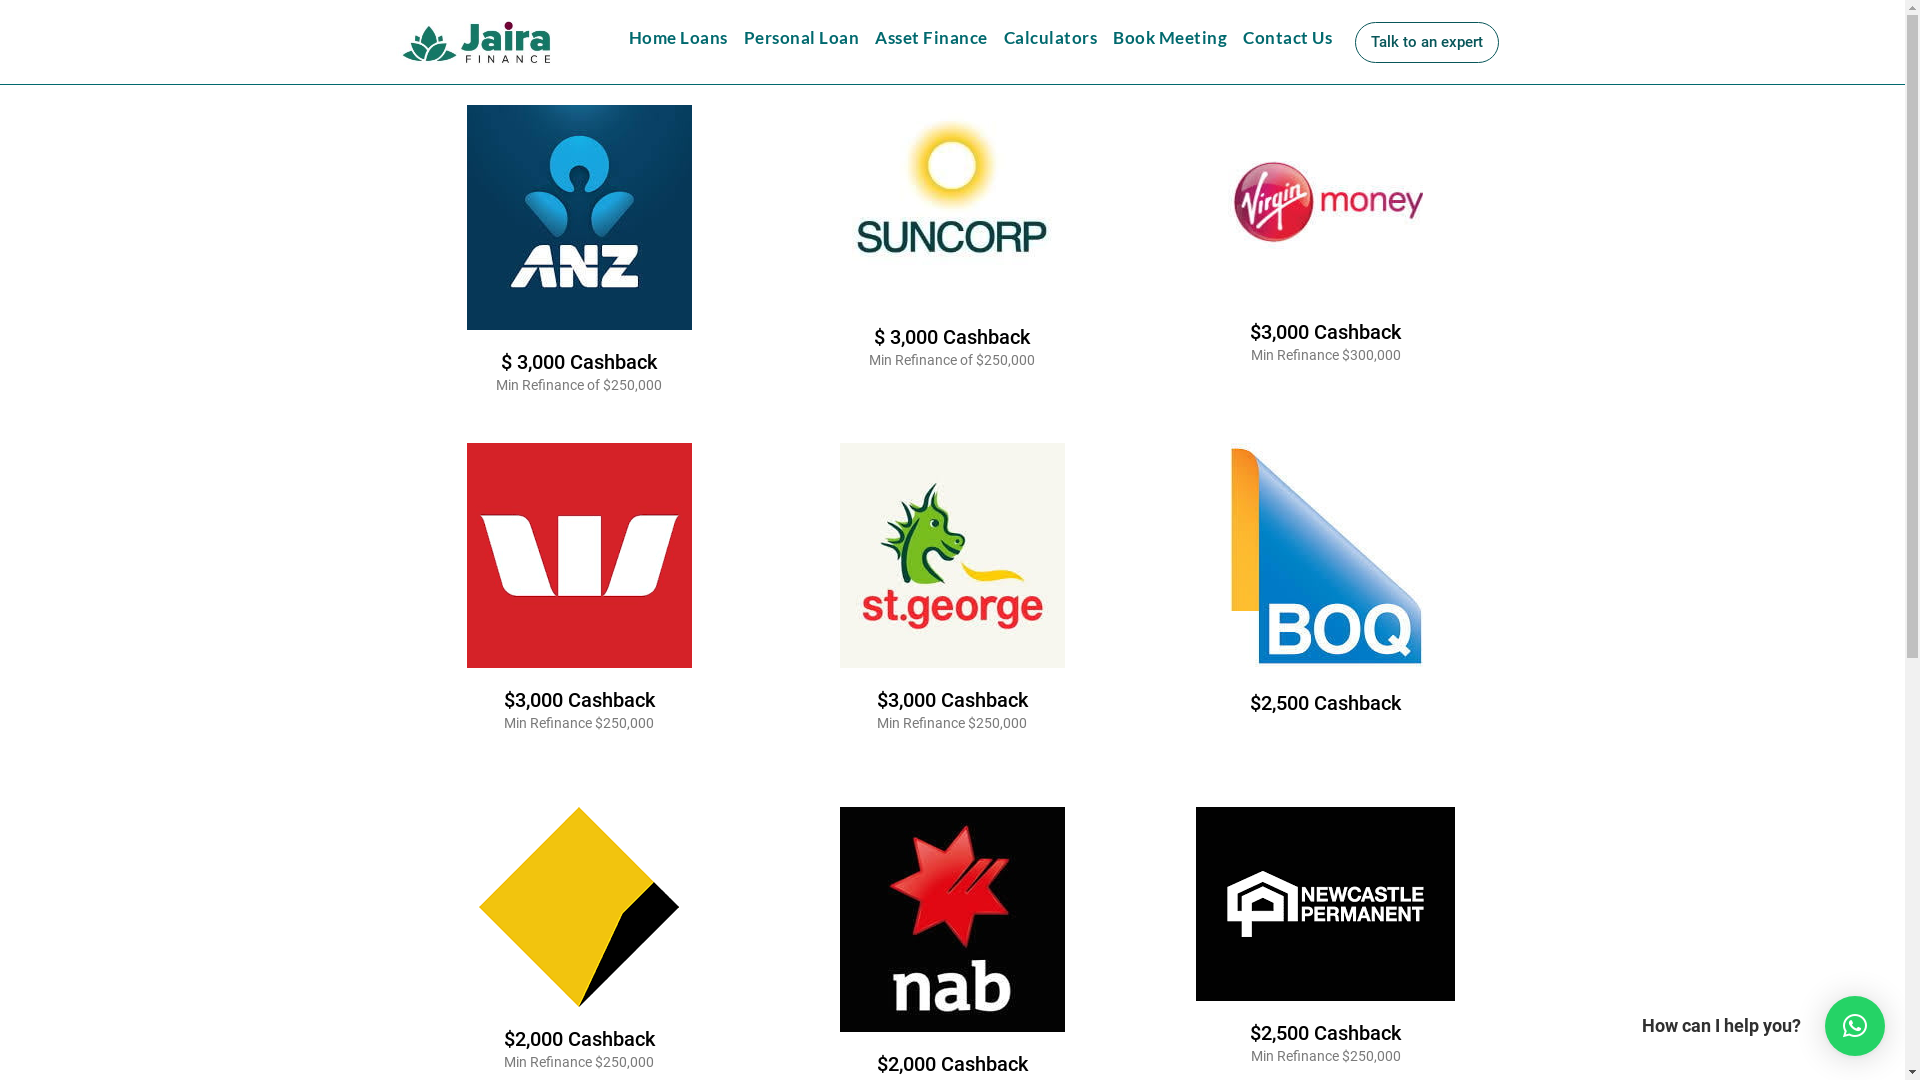  What do you see at coordinates (677, 38) in the screenshot?
I see `'Home Loans'` at bounding box center [677, 38].